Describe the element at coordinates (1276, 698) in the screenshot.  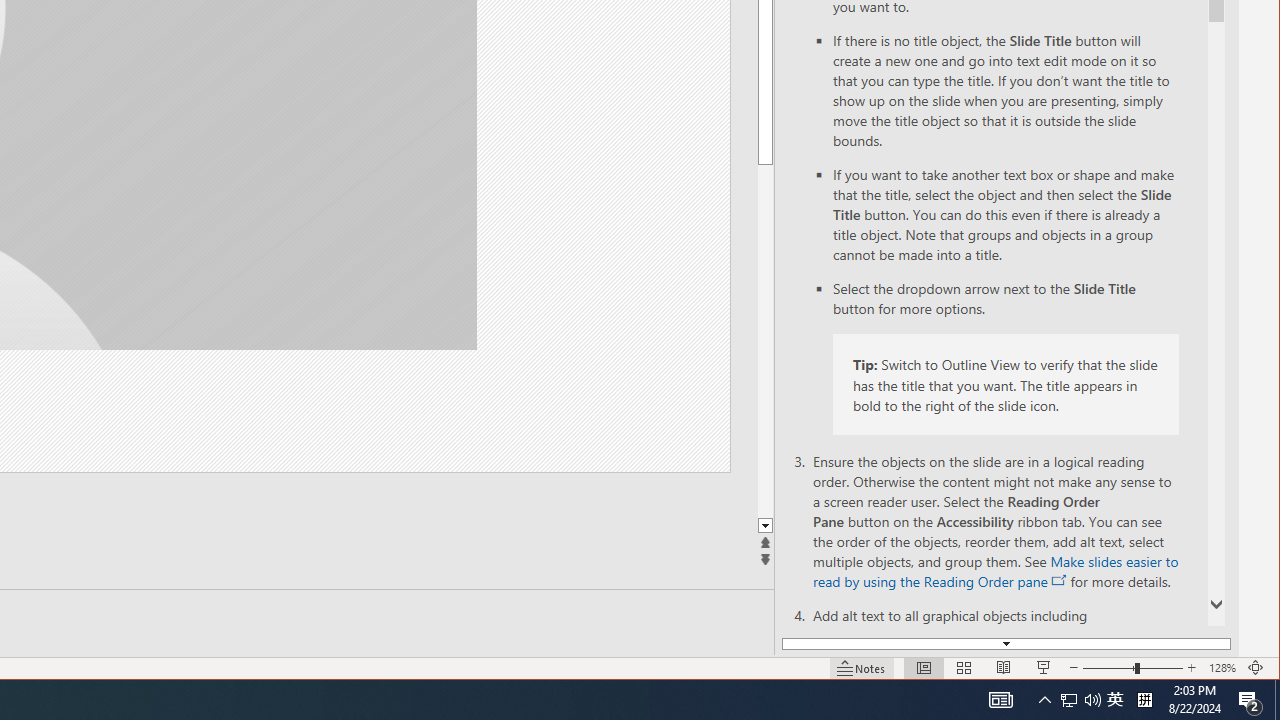
I see `'Show desktop'` at that location.